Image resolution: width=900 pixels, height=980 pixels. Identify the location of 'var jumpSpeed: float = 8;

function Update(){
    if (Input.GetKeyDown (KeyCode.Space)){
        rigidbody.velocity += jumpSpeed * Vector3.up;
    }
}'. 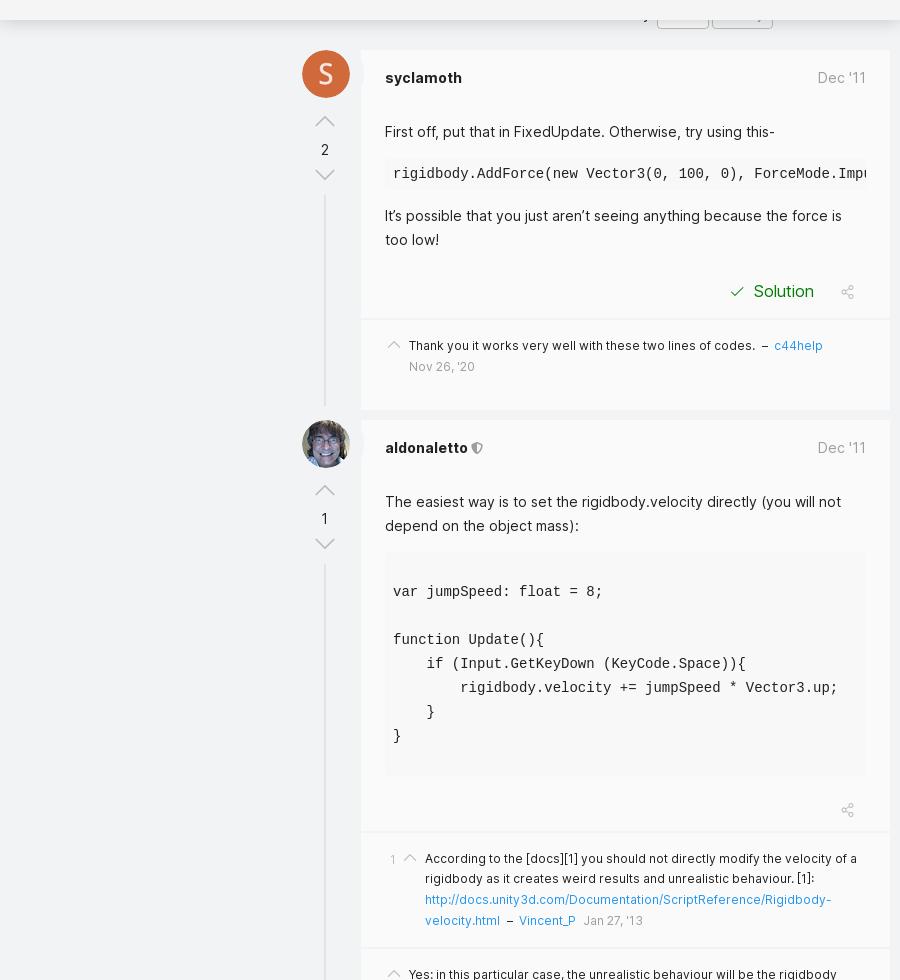
(393, 663).